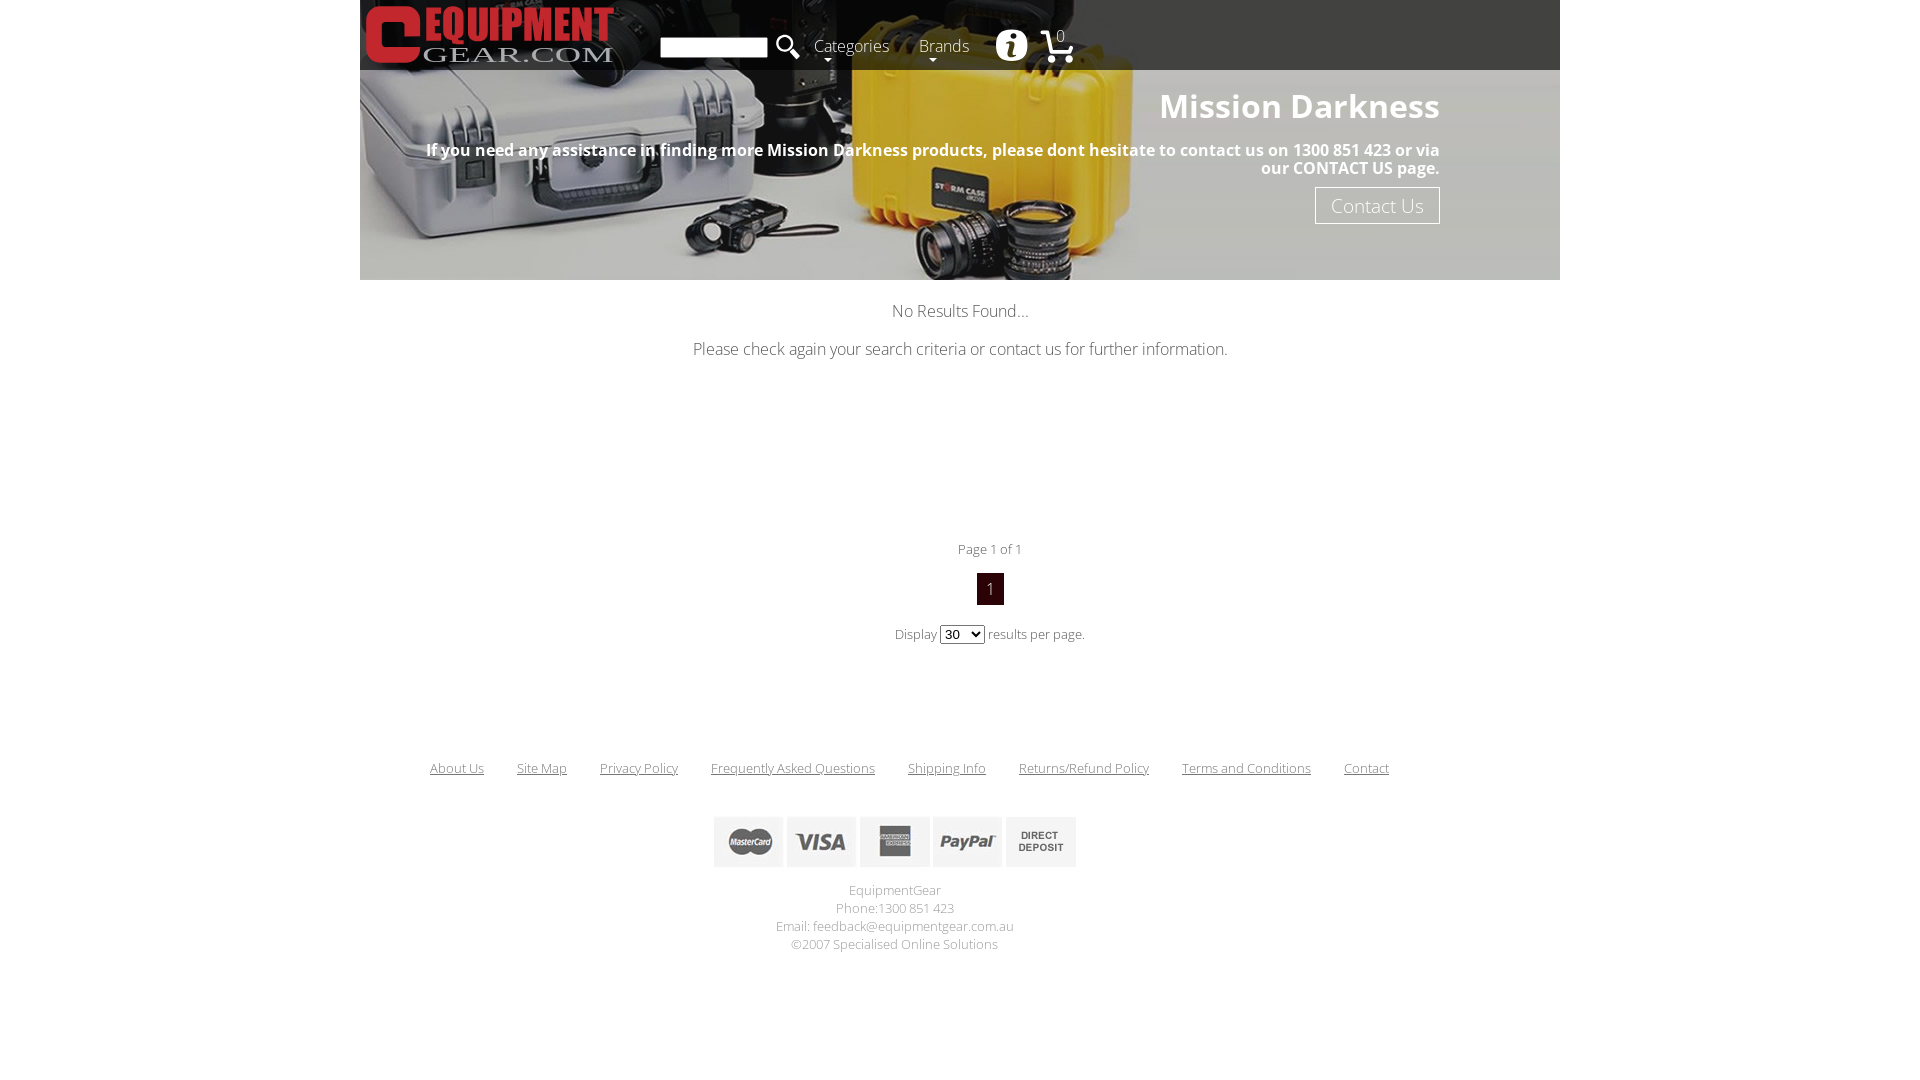 The width and height of the screenshot is (1920, 1080). Describe the element at coordinates (945, 766) in the screenshot. I see `'Shipping Info'` at that location.